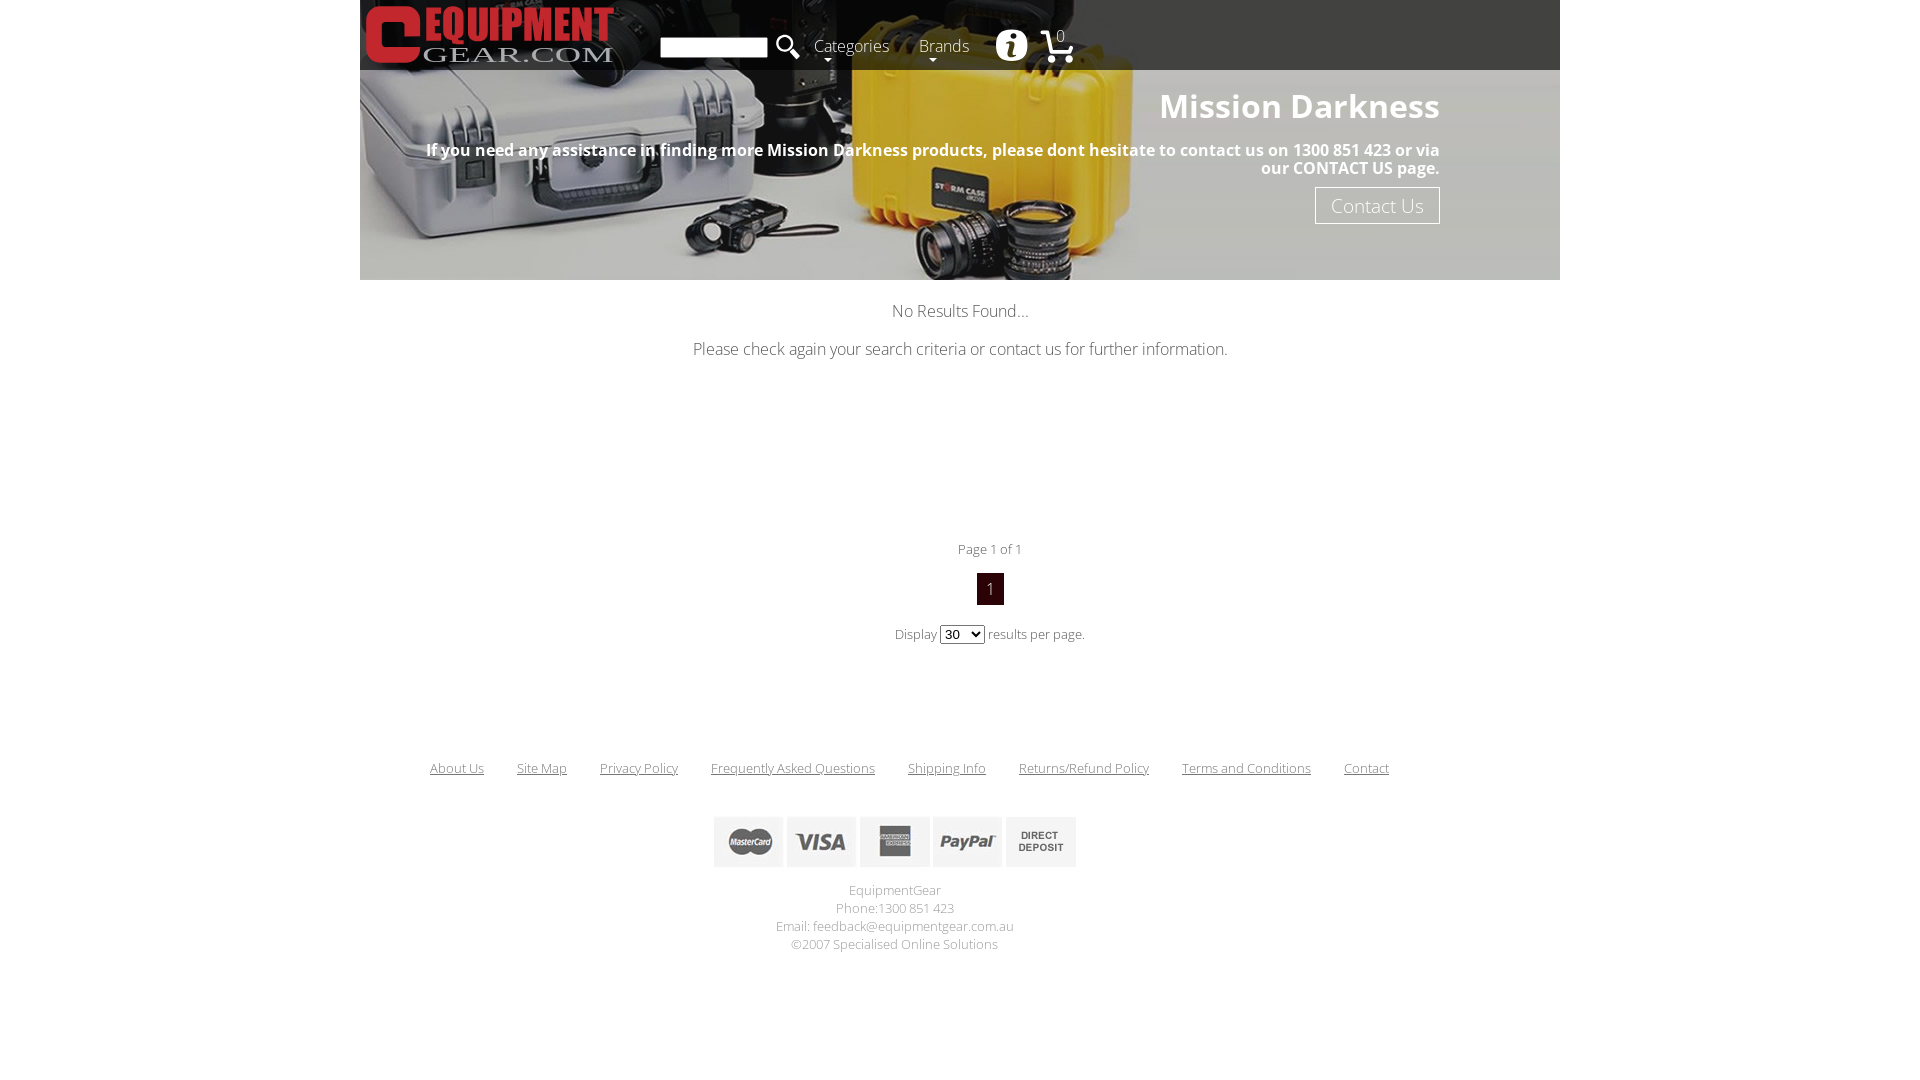 The width and height of the screenshot is (1920, 1080). Describe the element at coordinates (945, 766) in the screenshot. I see `'Shipping Info'` at that location.